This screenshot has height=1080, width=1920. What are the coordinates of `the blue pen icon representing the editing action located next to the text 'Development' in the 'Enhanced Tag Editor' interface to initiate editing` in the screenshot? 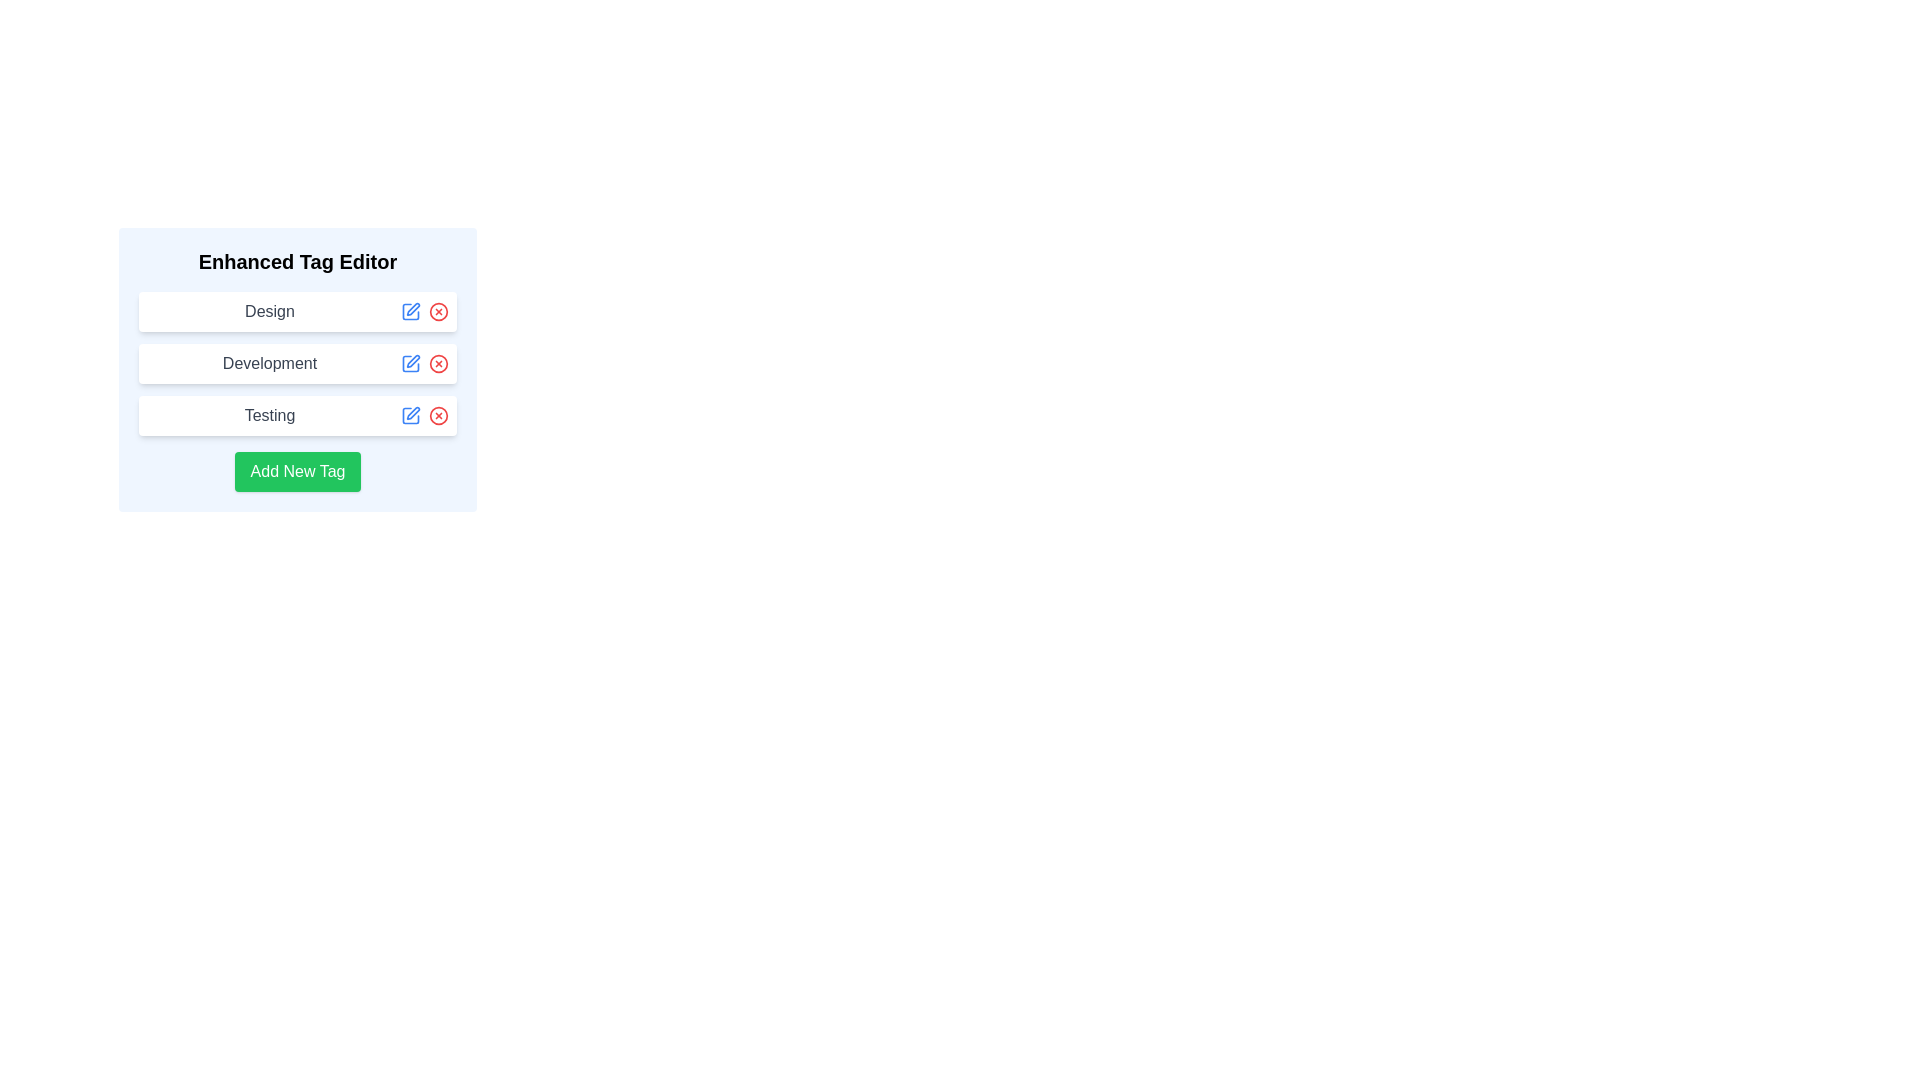 It's located at (410, 363).